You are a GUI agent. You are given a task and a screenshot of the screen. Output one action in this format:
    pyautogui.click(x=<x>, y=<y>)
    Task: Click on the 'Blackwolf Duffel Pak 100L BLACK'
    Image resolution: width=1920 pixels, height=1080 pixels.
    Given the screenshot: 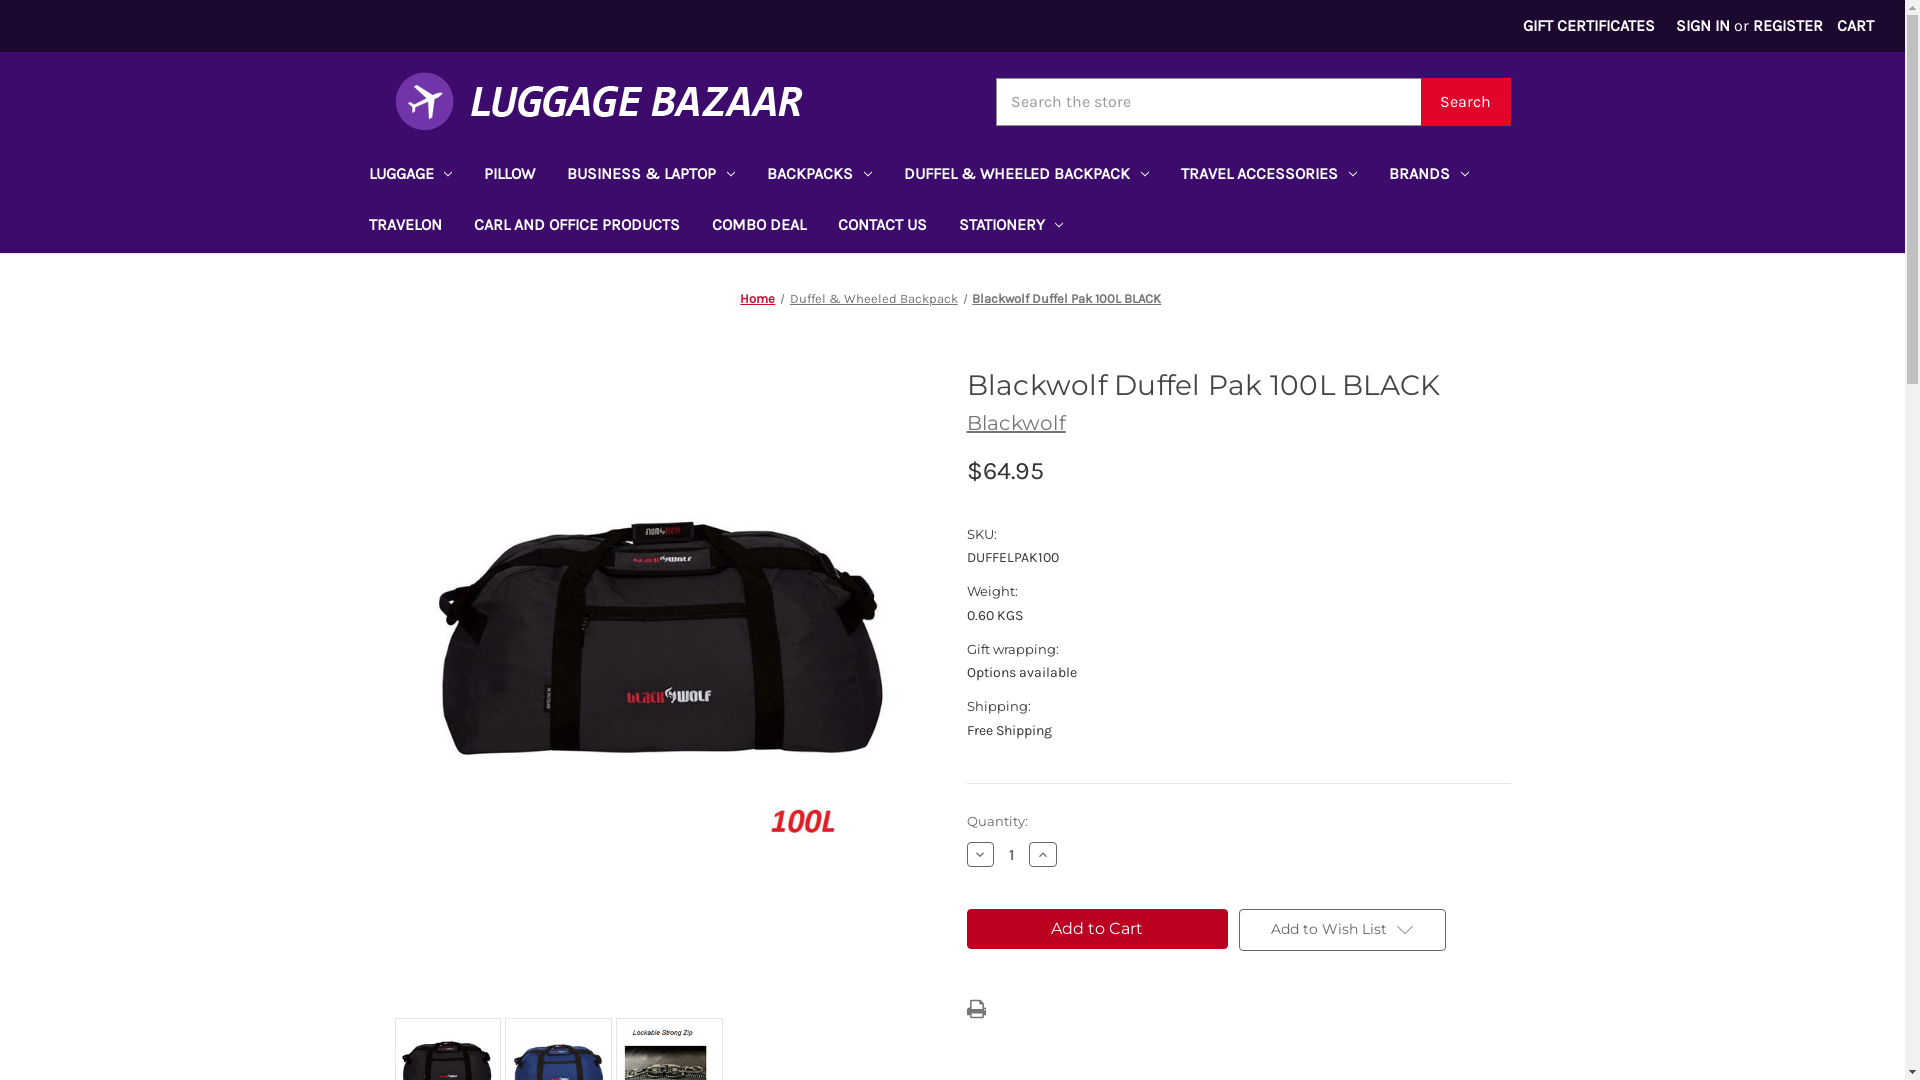 What is the action you would take?
    pyautogui.click(x=1065, y=298)
    